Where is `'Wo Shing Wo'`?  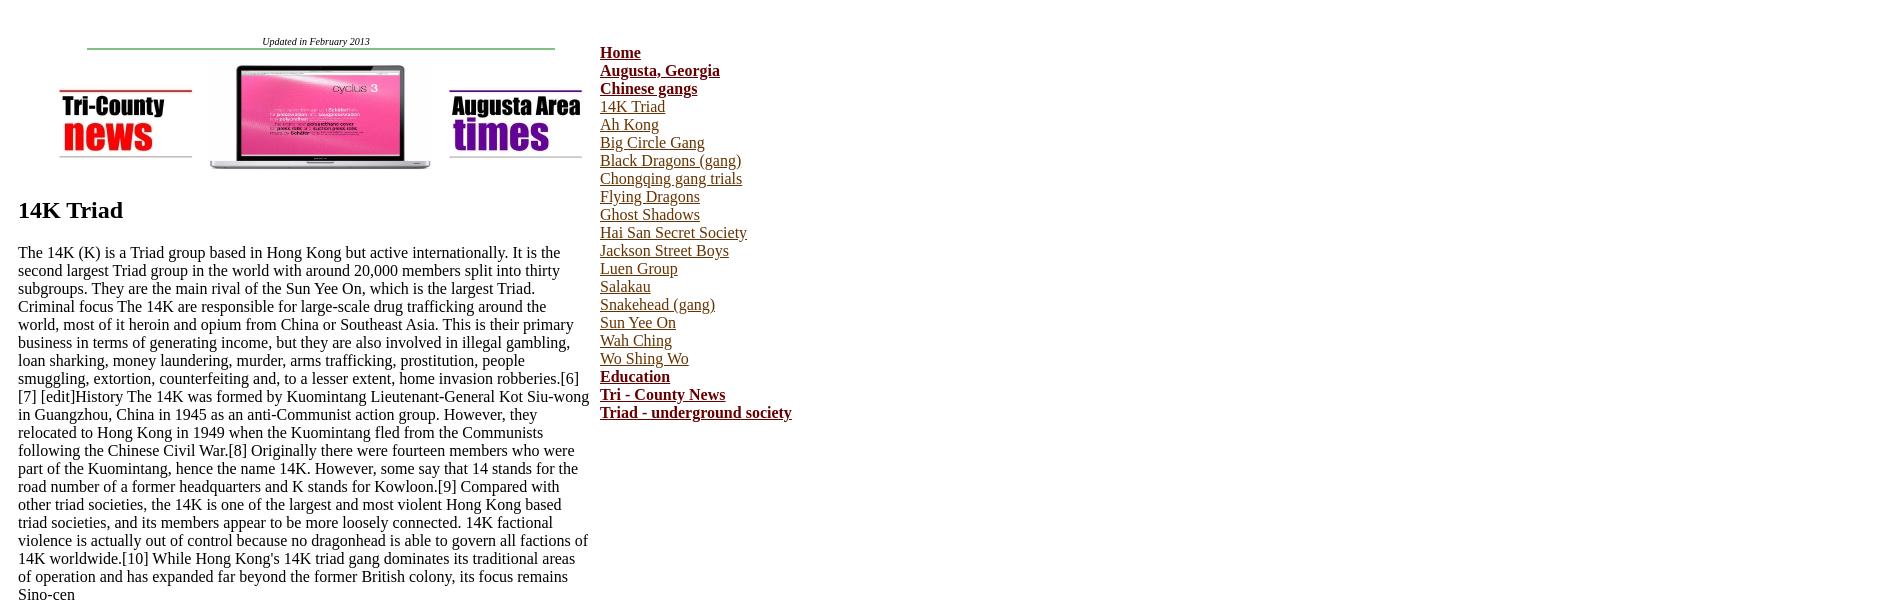 'Wo Shing Wo' is located at coordinates (643, 358).